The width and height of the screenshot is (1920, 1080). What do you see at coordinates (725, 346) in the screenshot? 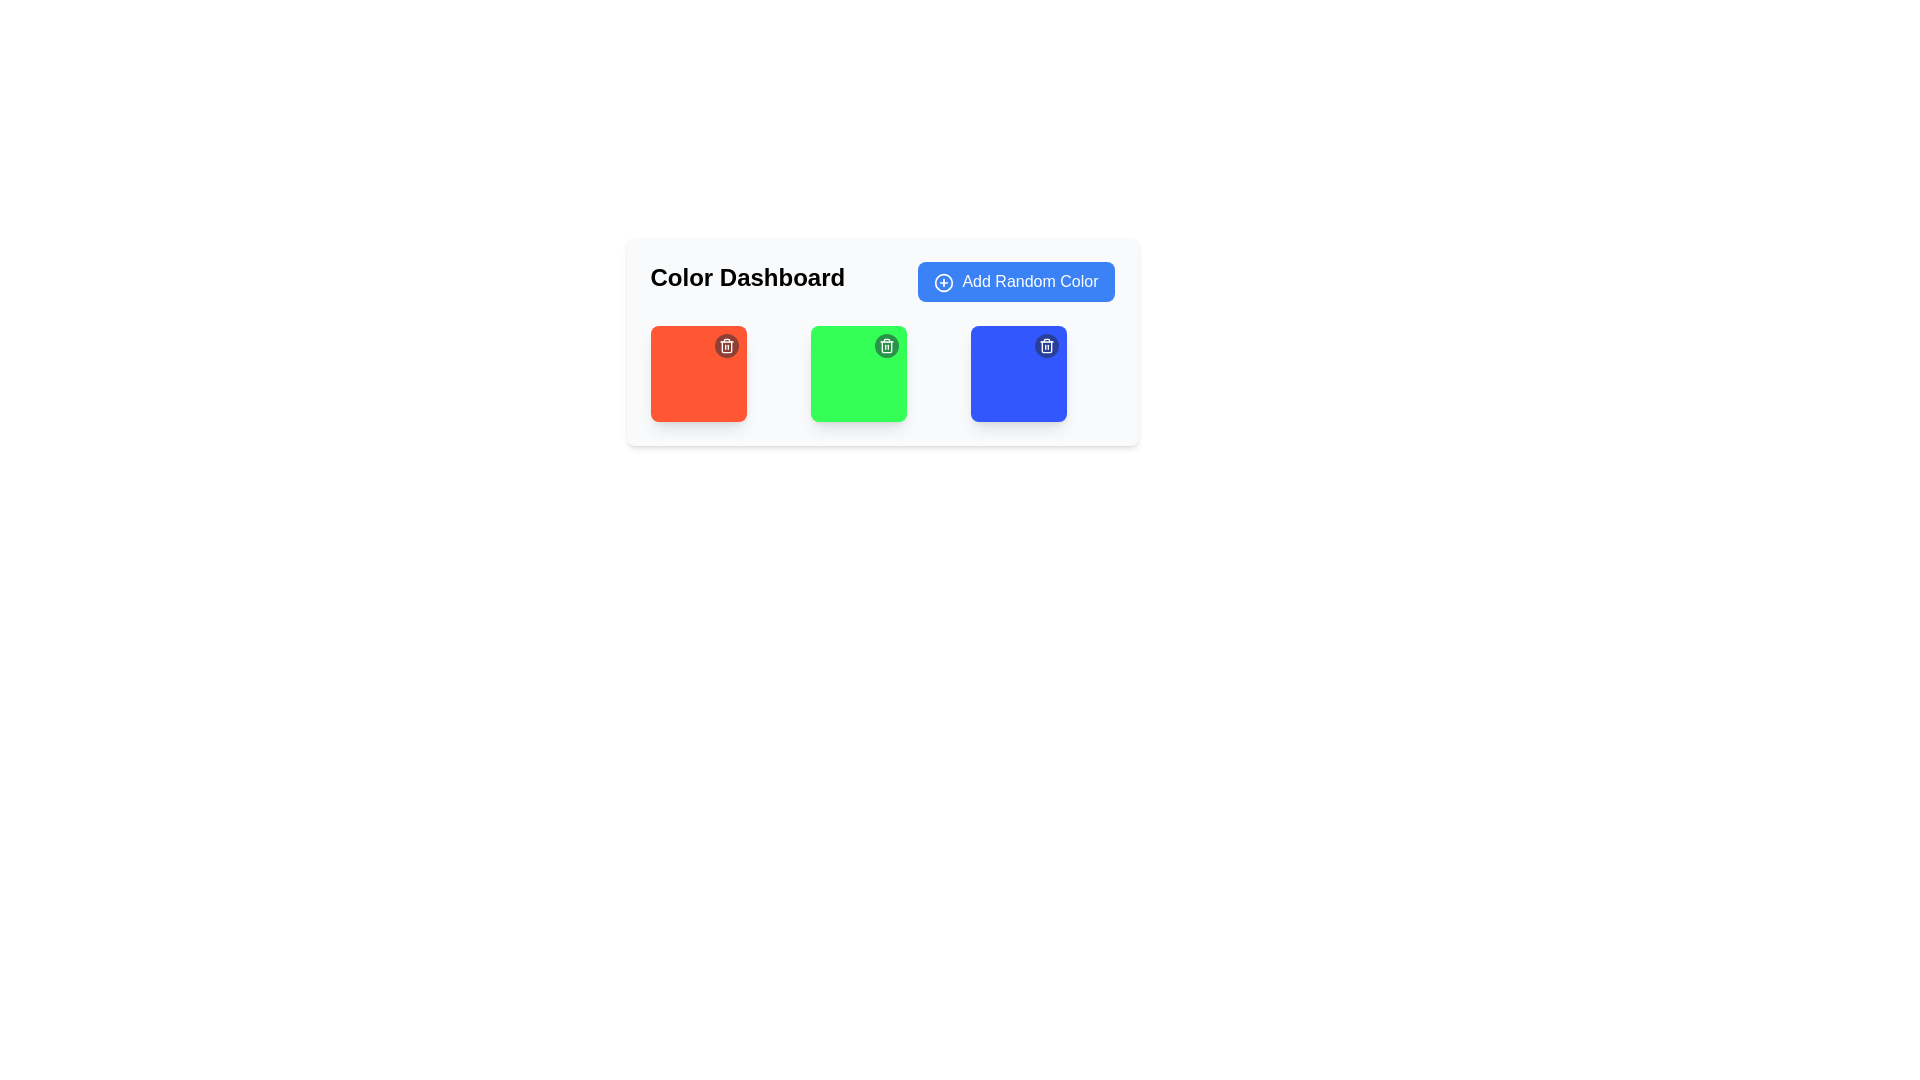
I see `second graphical component of the trash can icon in developer tools` at bounding box center [725, 346].